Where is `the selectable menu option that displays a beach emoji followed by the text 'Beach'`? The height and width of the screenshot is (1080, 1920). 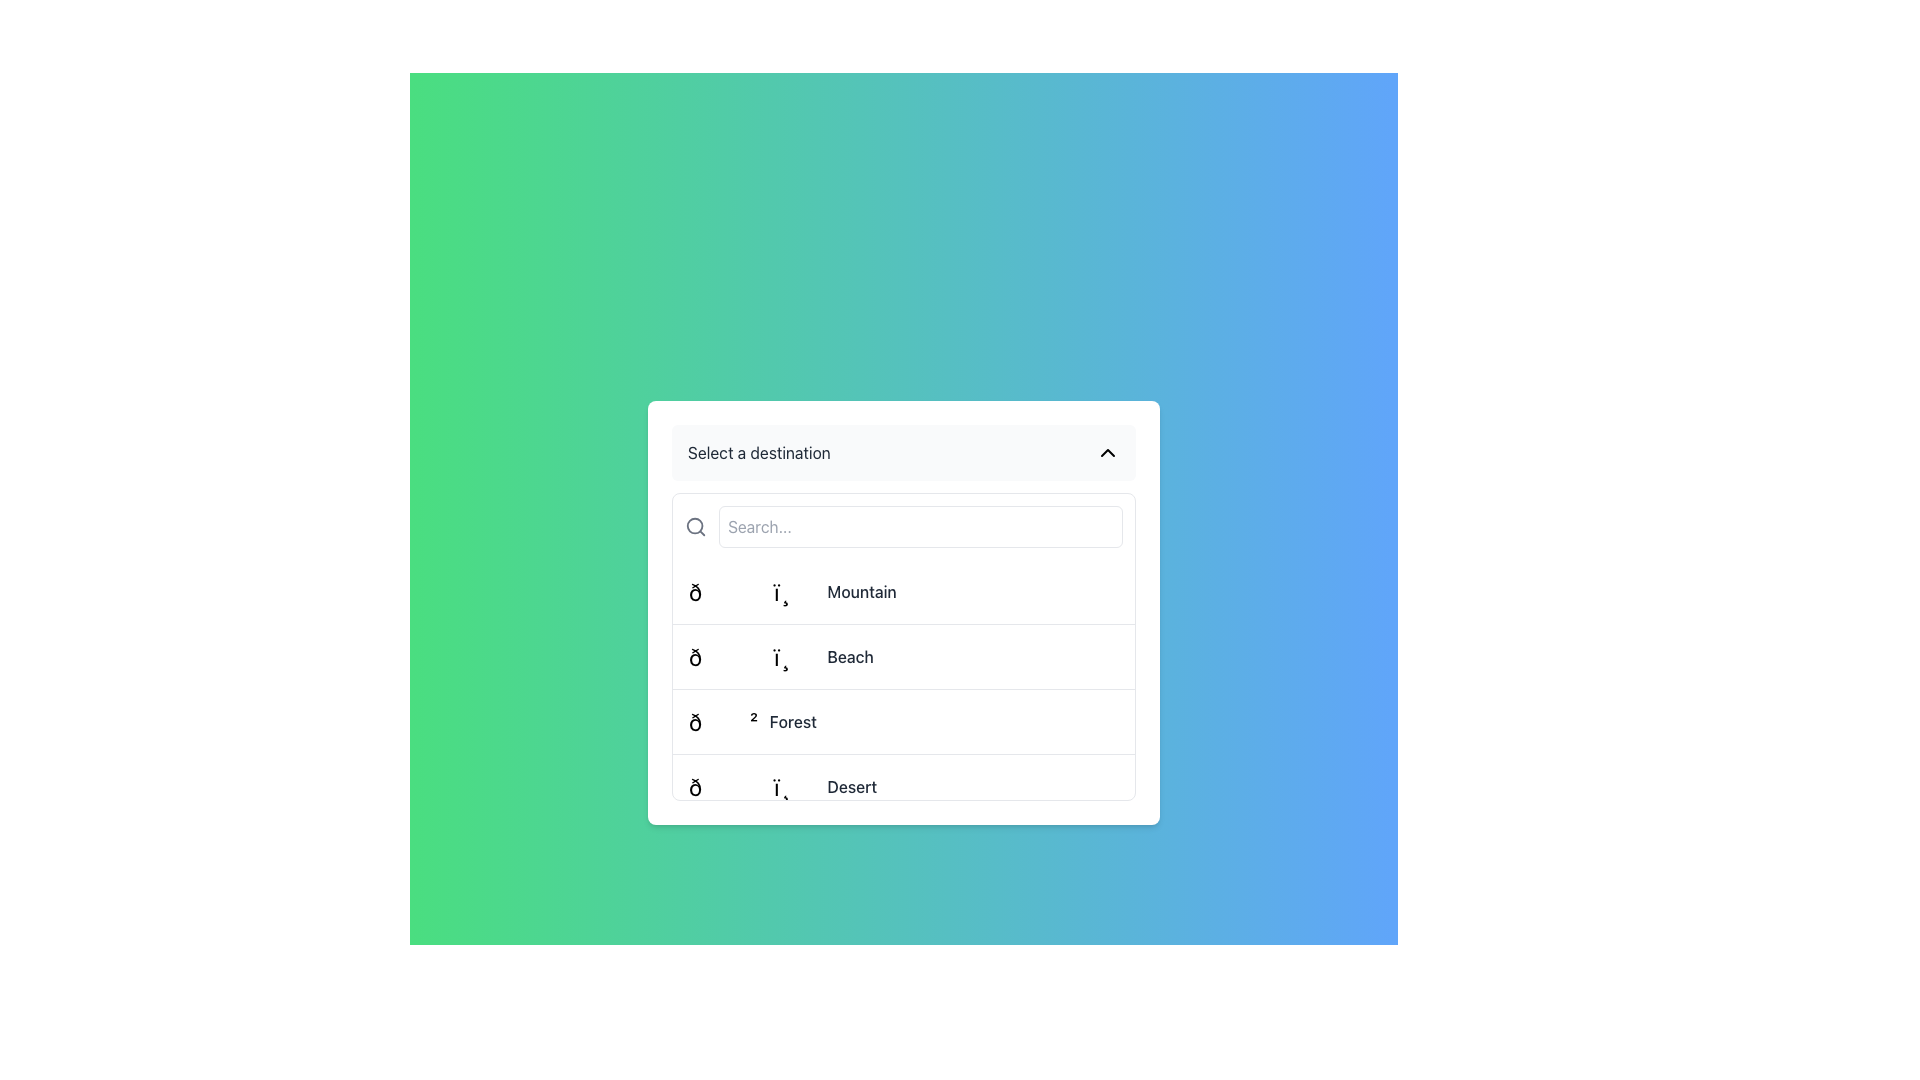
the selectable menu option that displays a beach emoji followed by the text 'Beach' is located at coordinates (780, 656).